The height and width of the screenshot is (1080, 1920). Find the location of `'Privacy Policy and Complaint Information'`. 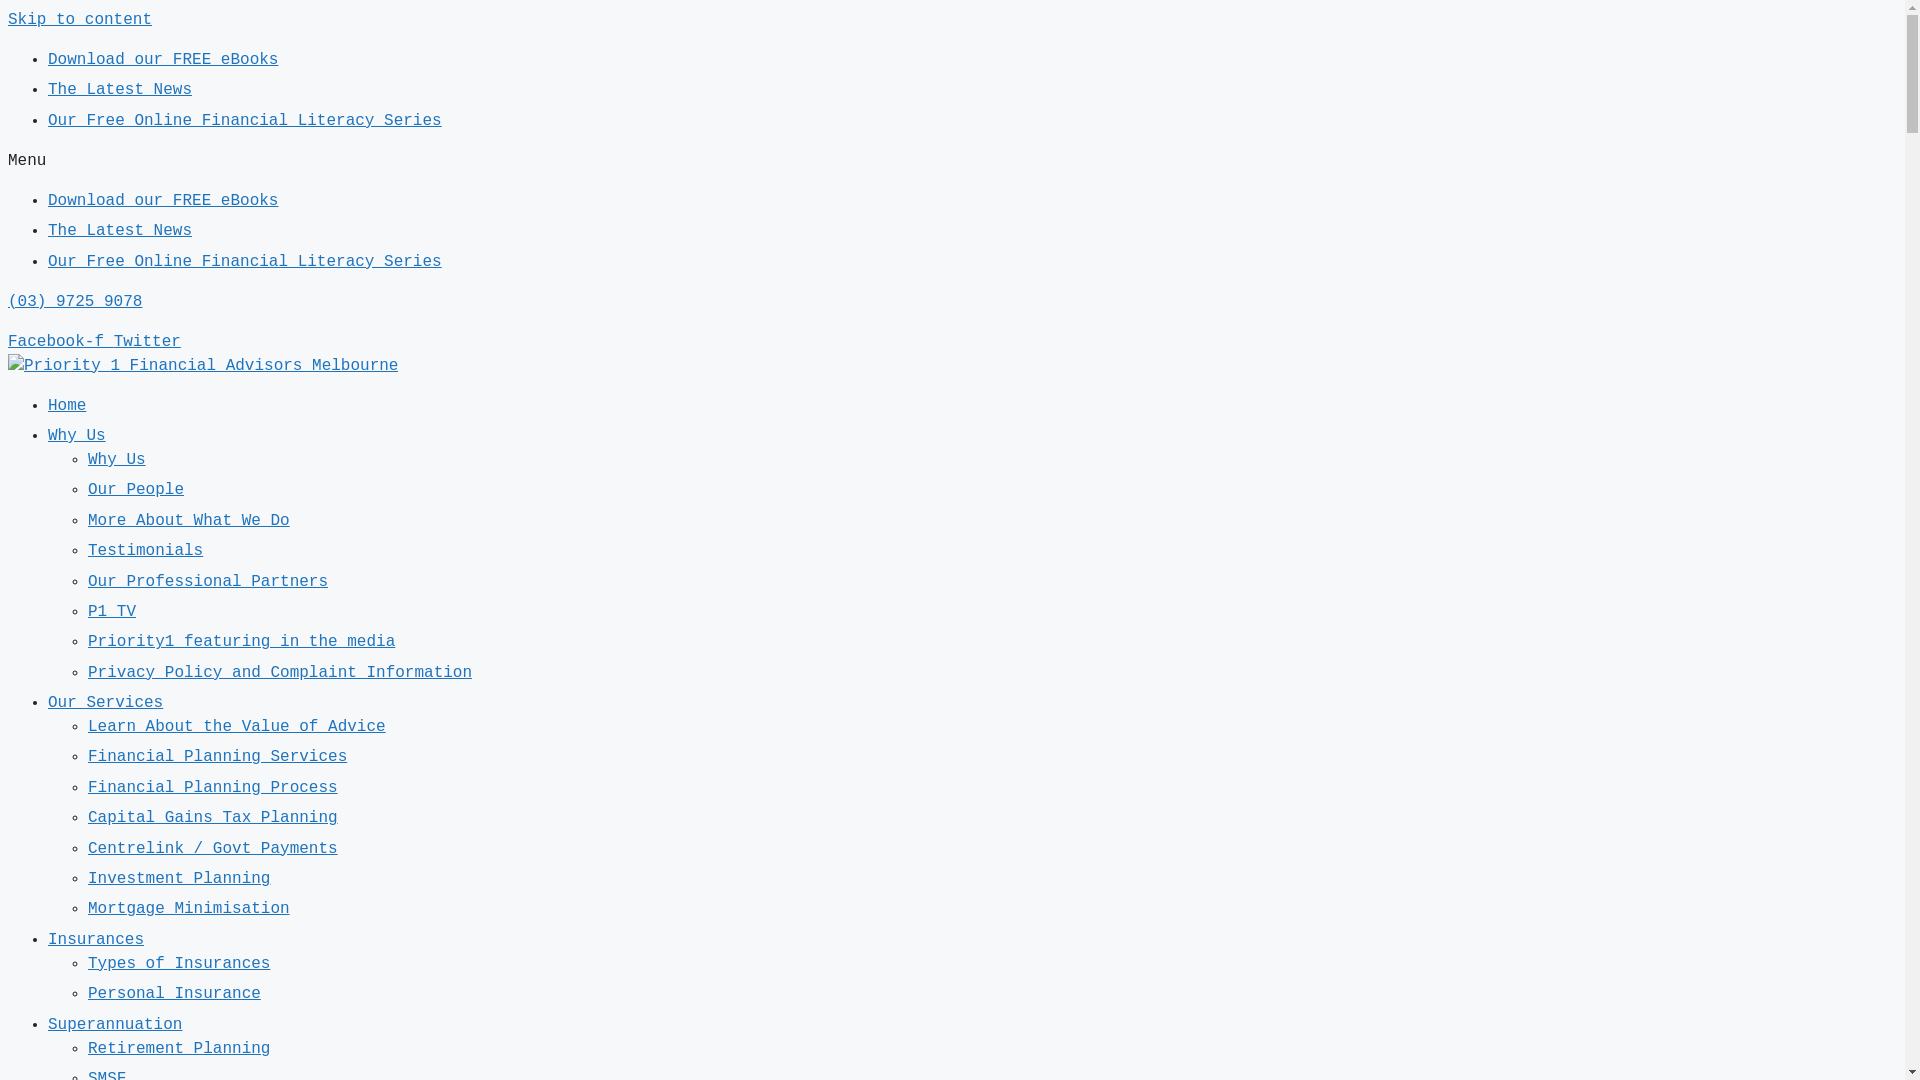

'Privacy Policy and Complaint Information' is located at coordinates (278, 672).